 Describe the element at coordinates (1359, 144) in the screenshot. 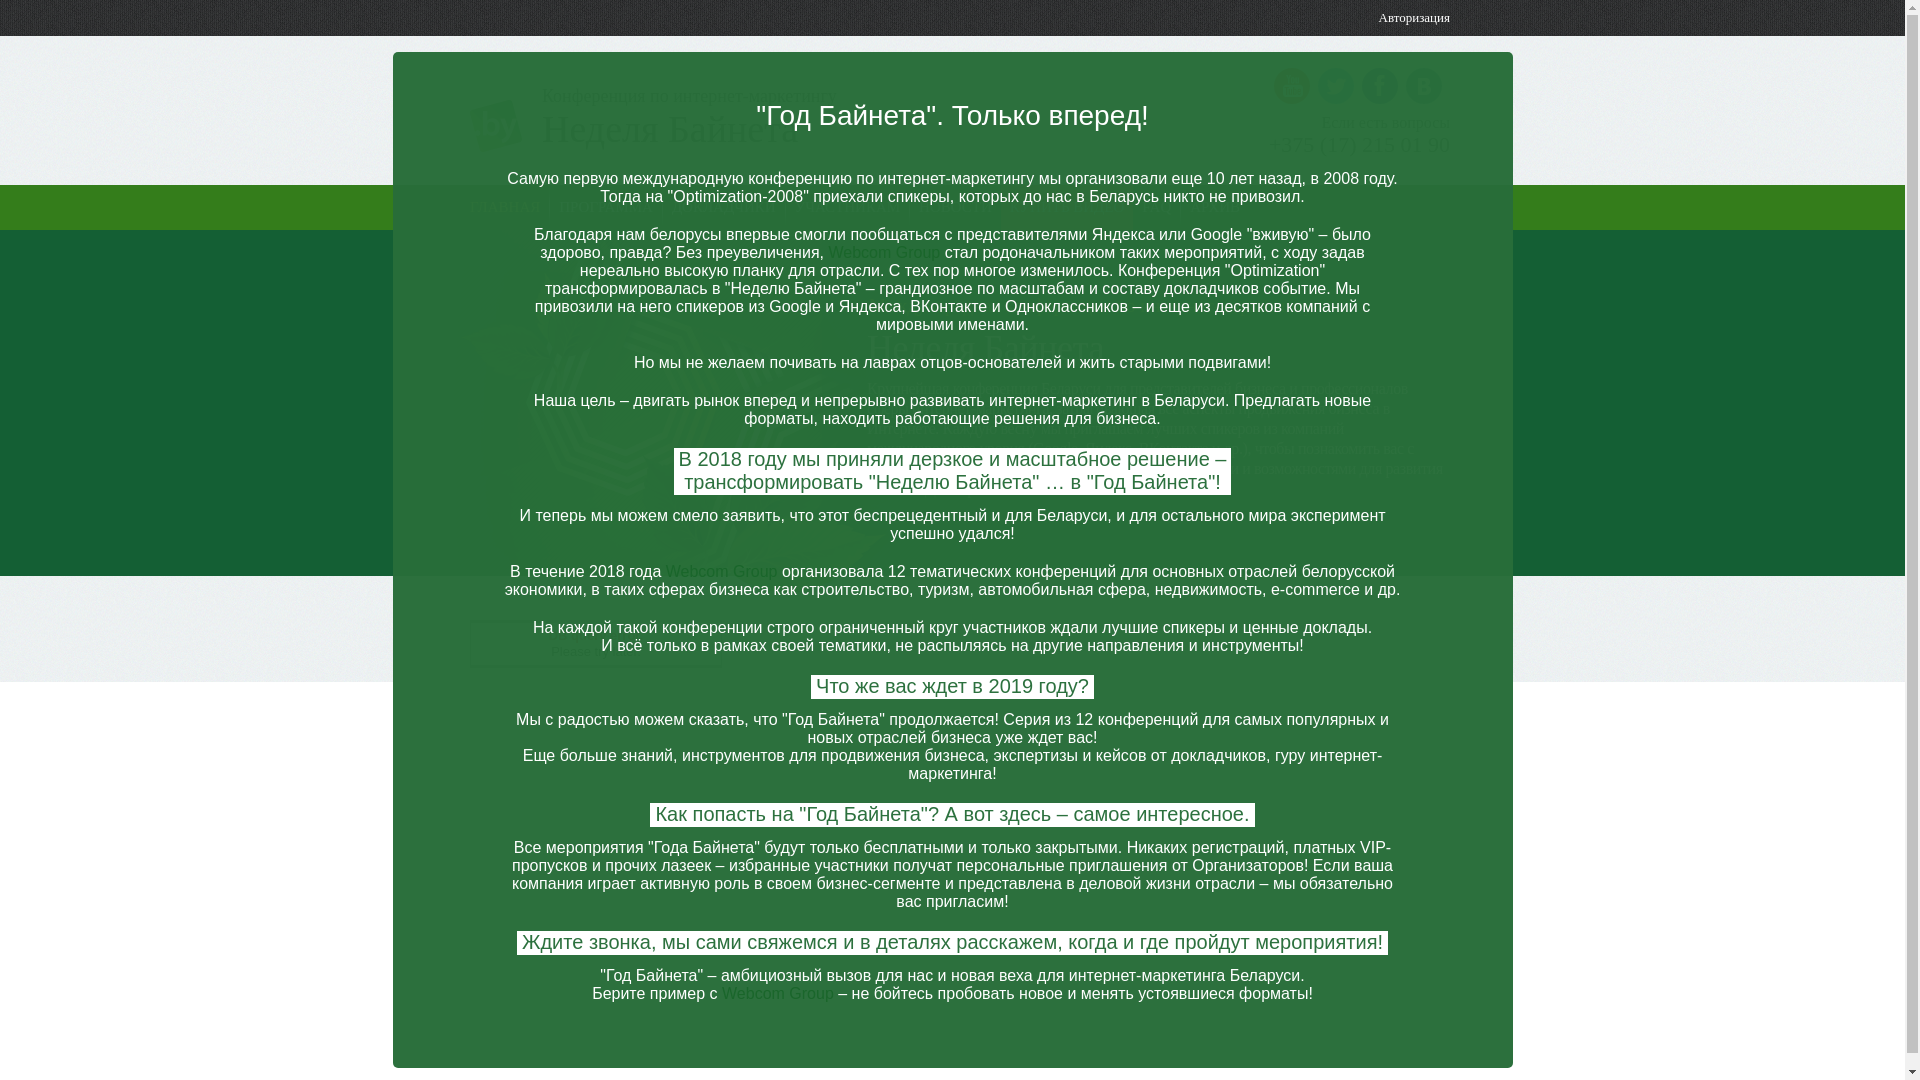

I see `'+375 (17) 215 01 90'` at that location.